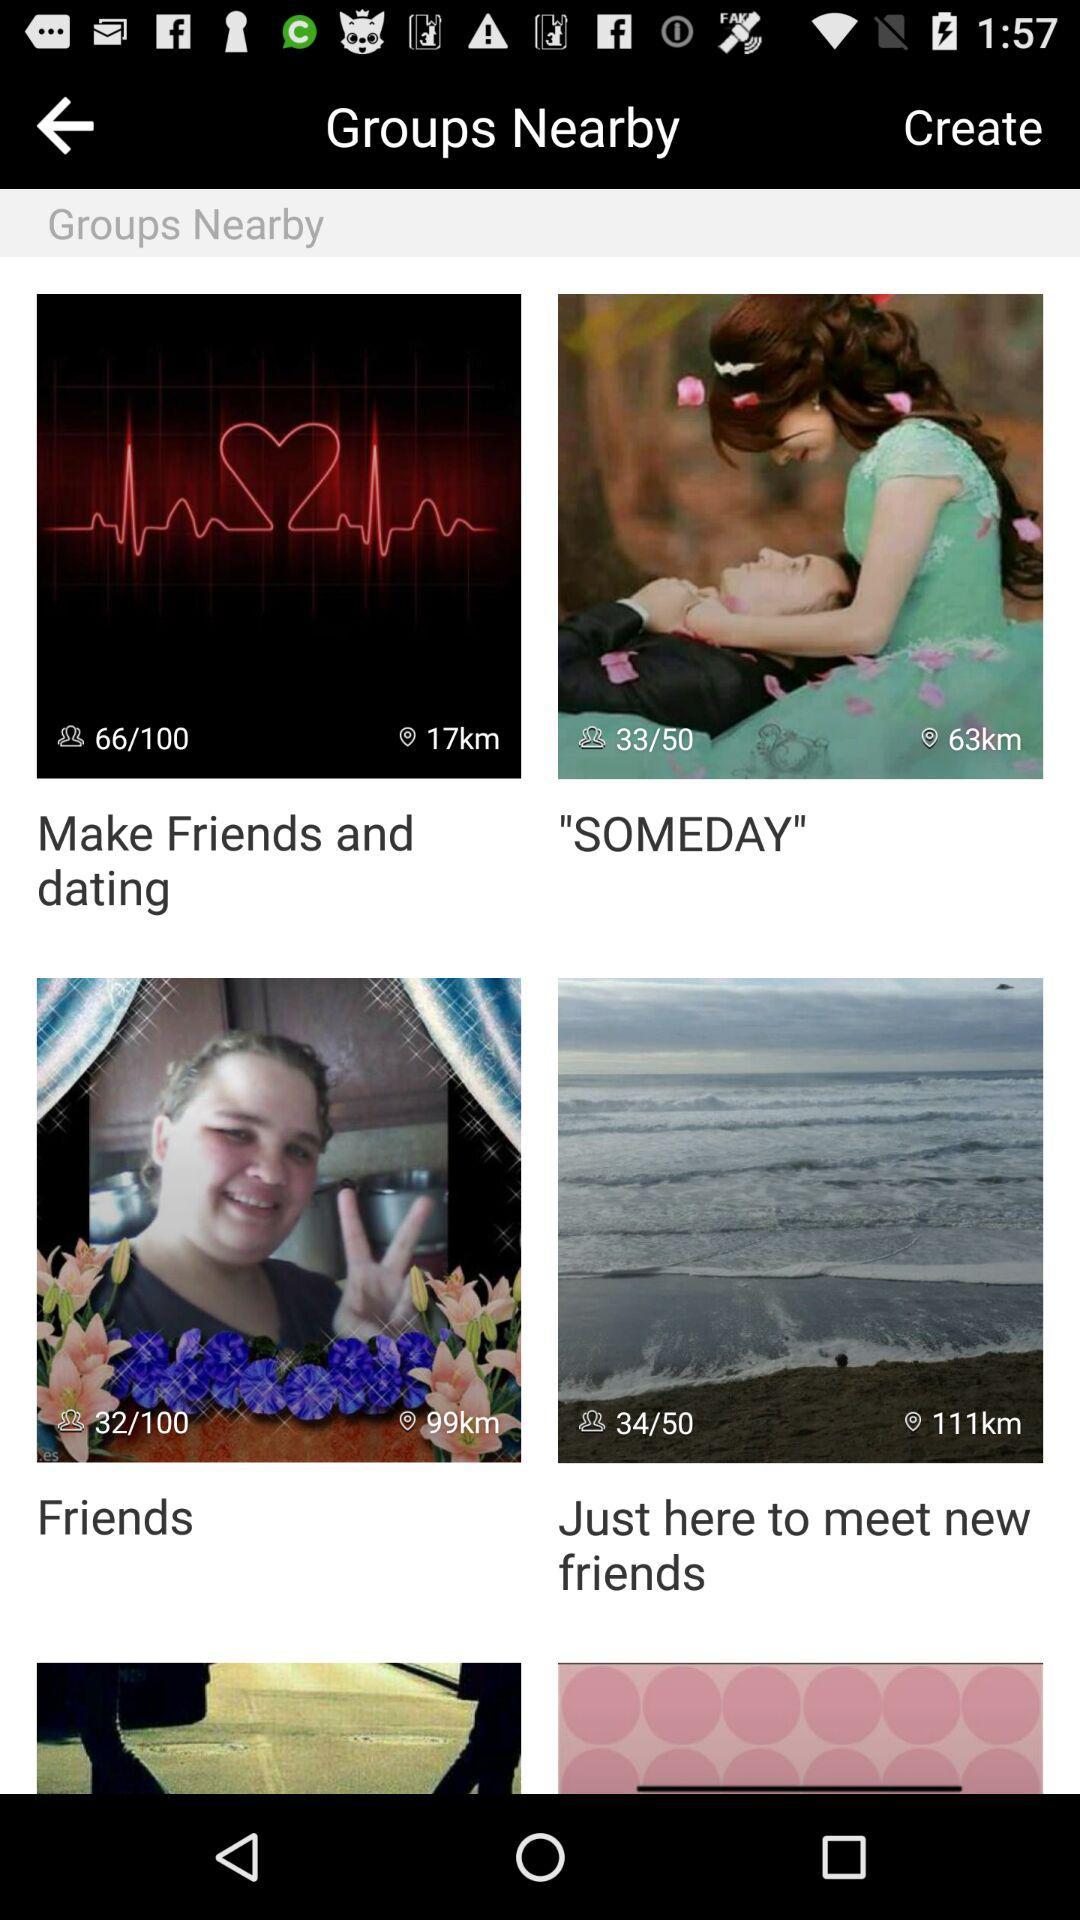 The image size is (1080, 1920). Describe the element at coordinates (799, 536) in the screenshot. I see `icon above the "someday" item` at that location.